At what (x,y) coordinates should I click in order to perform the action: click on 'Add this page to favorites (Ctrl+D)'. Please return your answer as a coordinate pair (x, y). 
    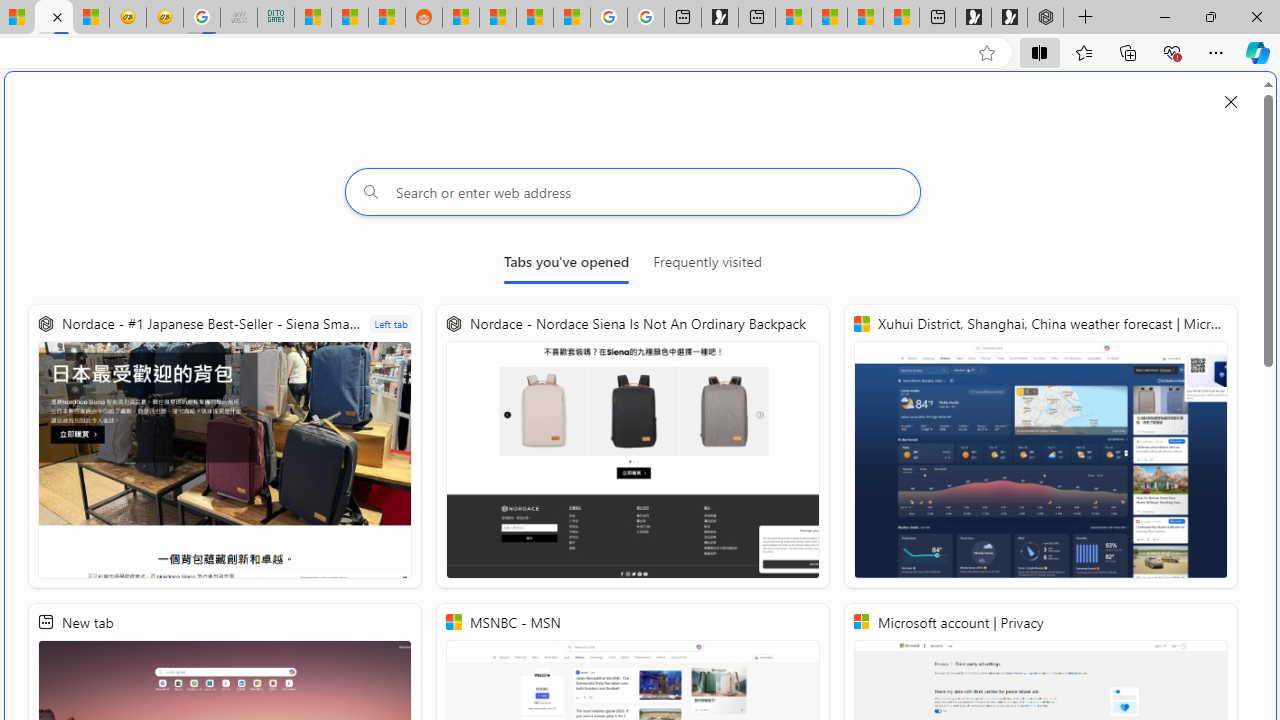
    Looking at the image, I should click on (986, 52).